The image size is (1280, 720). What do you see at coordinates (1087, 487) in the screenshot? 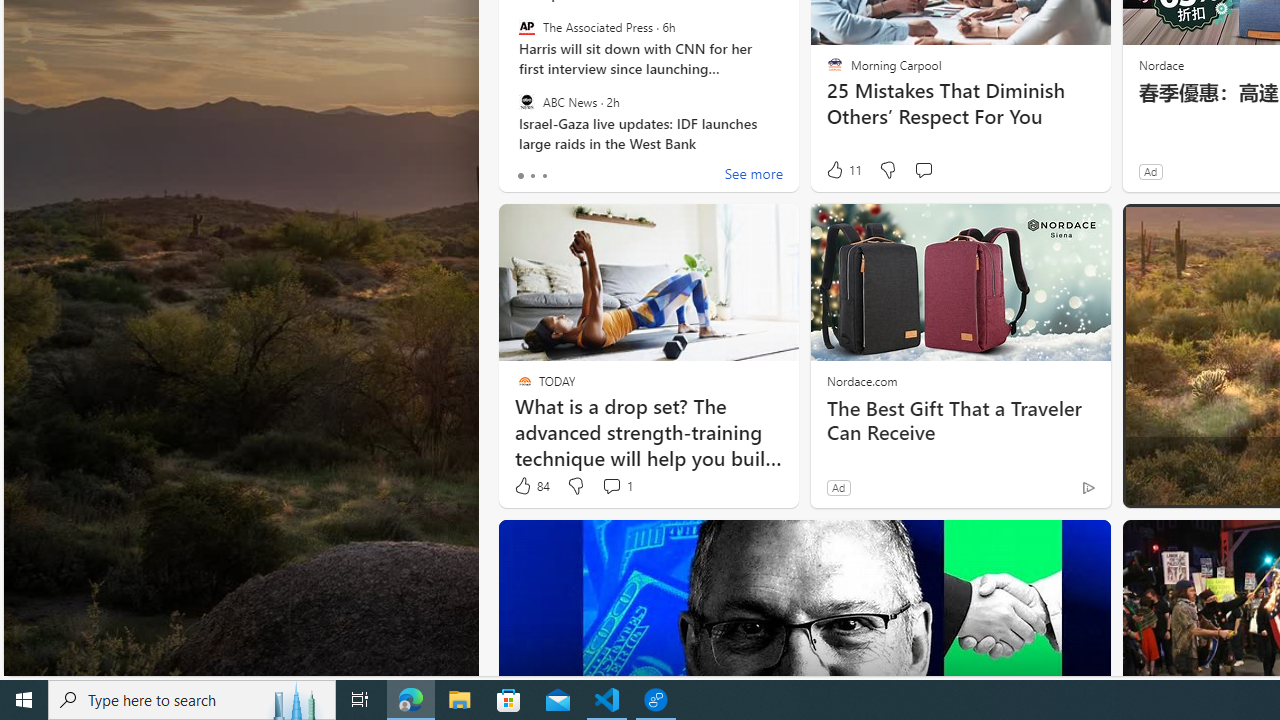
I see `'Ad Choice'` at bounding box center [1087, 487].